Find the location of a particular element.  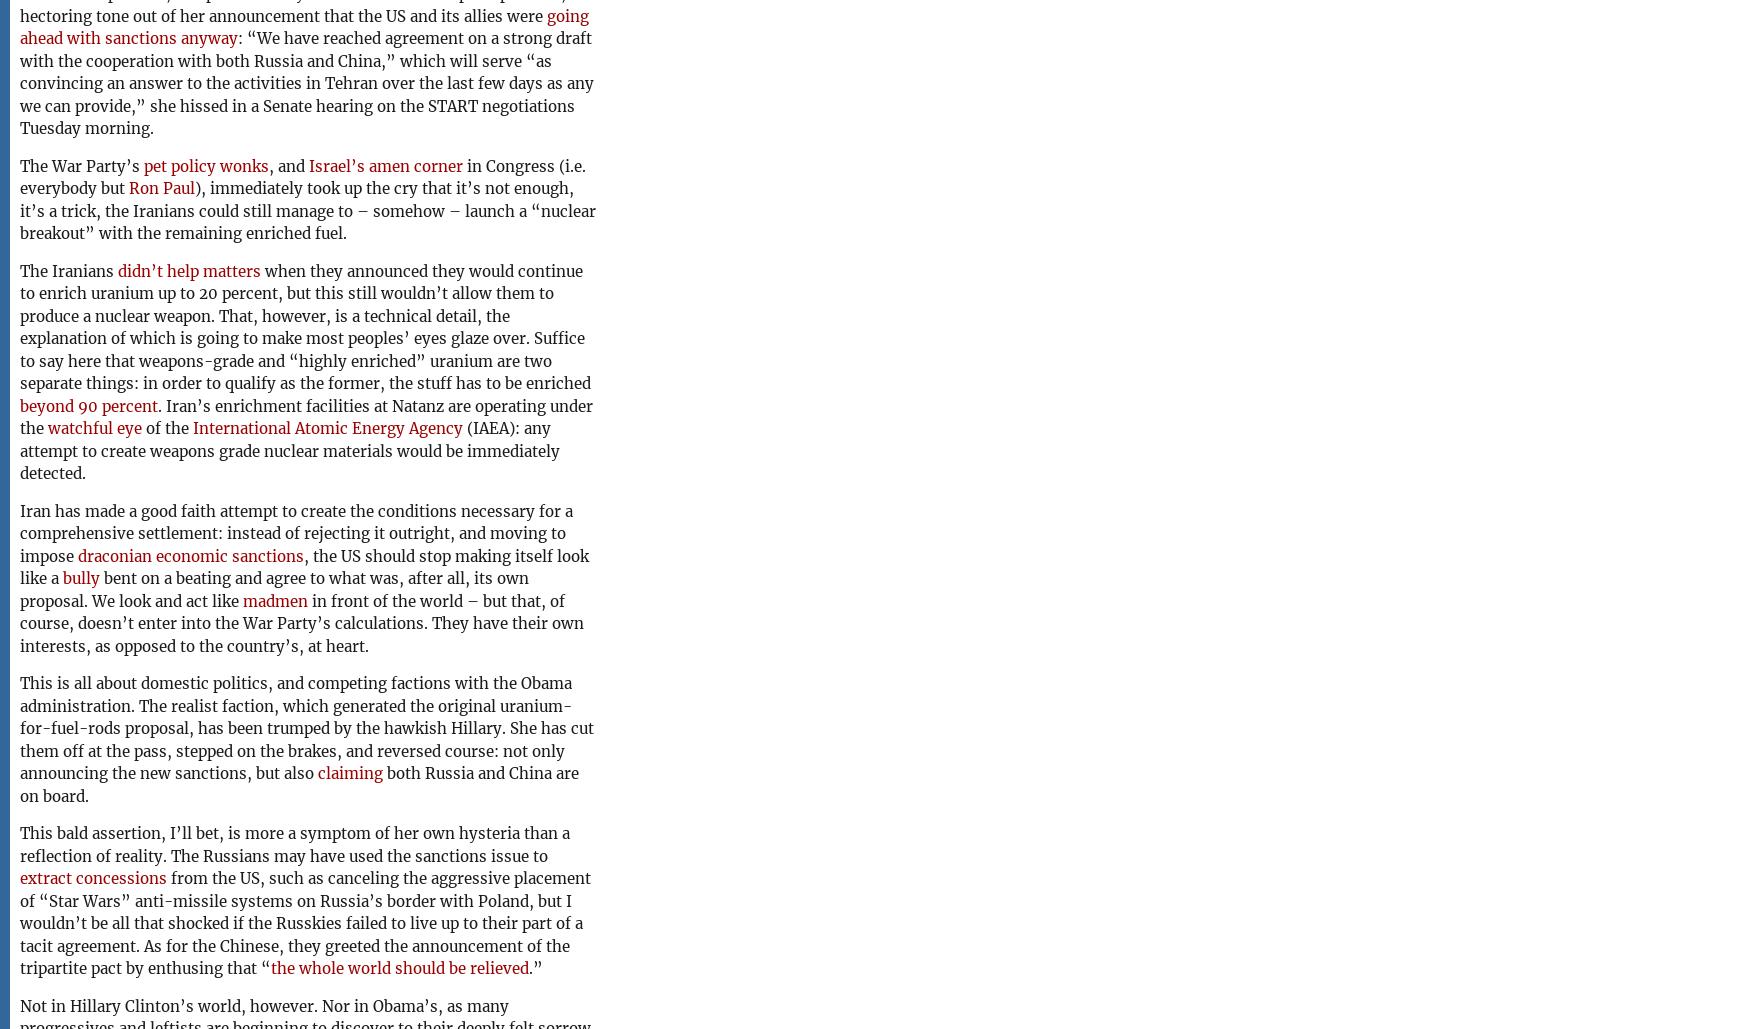

'.”' is located at coordinates (535, 967).